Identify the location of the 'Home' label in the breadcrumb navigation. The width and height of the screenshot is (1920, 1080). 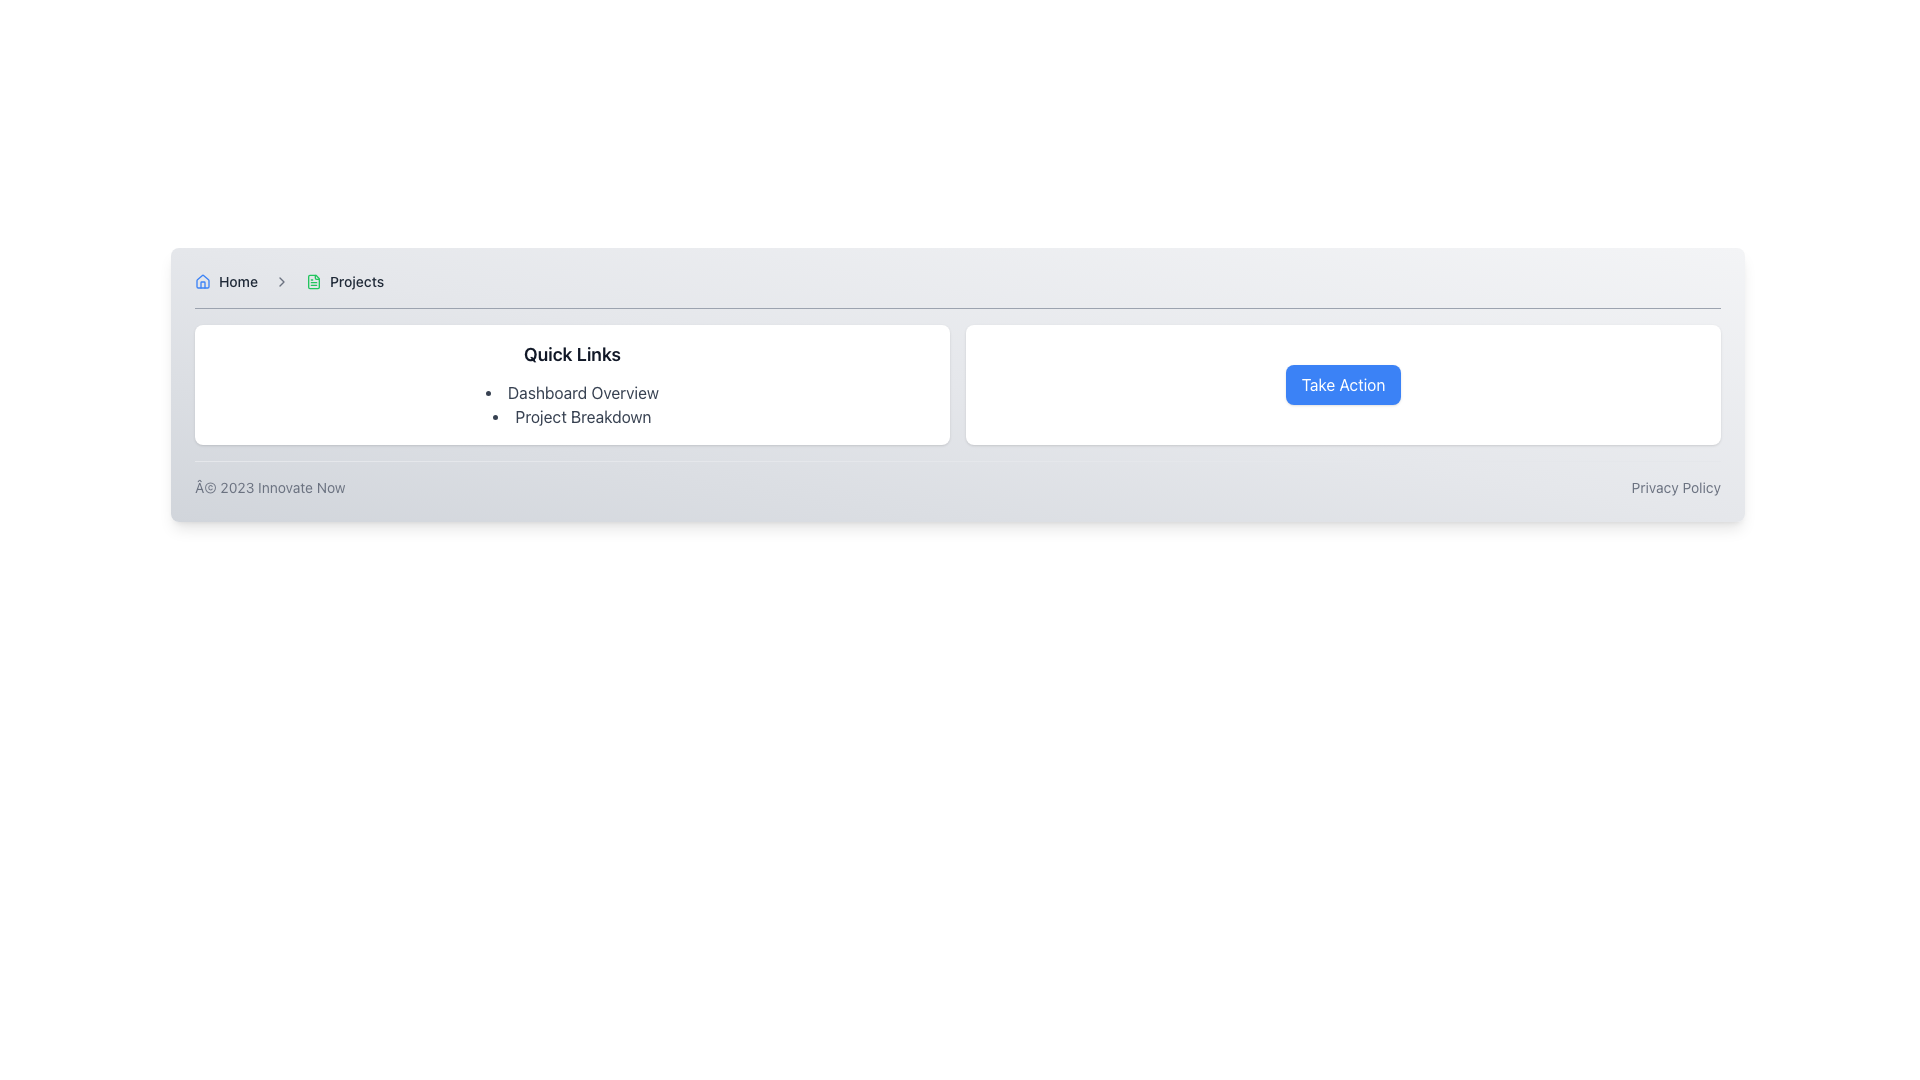
(226, 281).